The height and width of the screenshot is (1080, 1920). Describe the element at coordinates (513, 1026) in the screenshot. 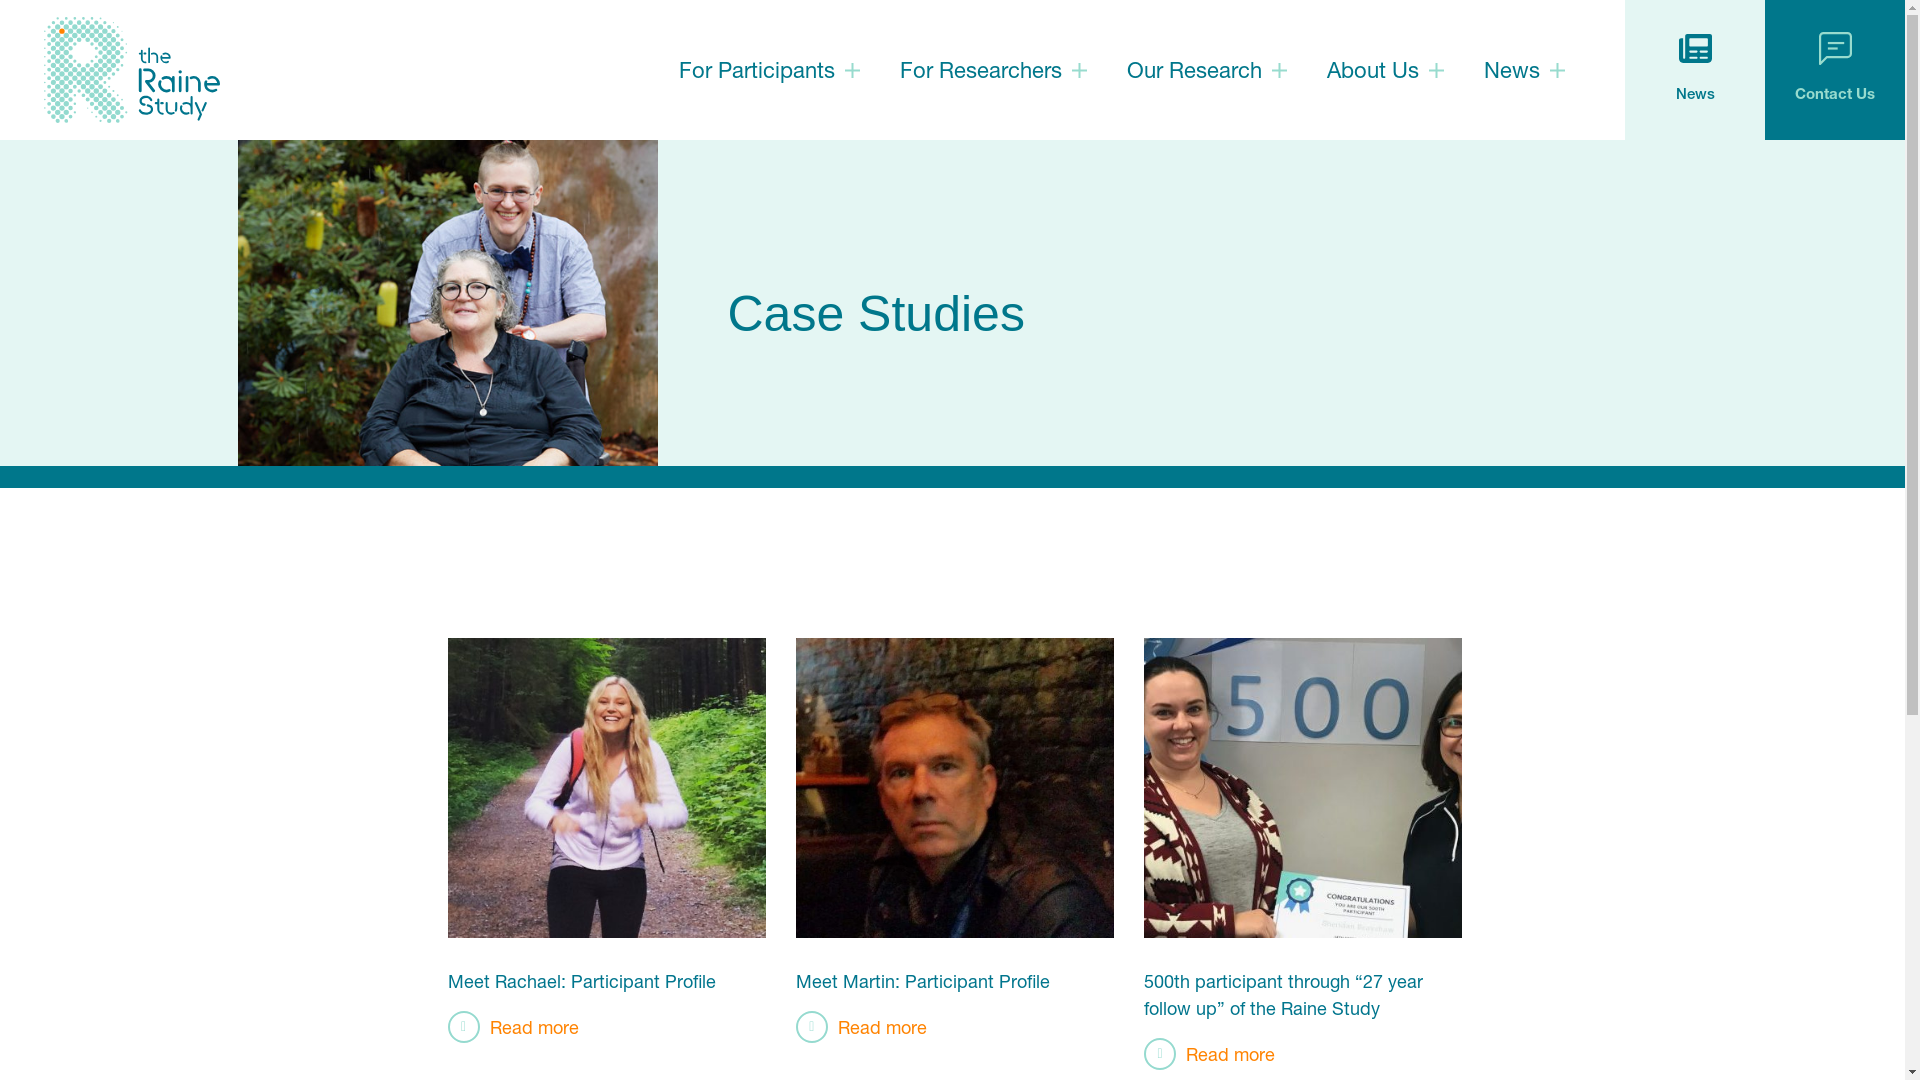

I see `'Read more'` at that location.